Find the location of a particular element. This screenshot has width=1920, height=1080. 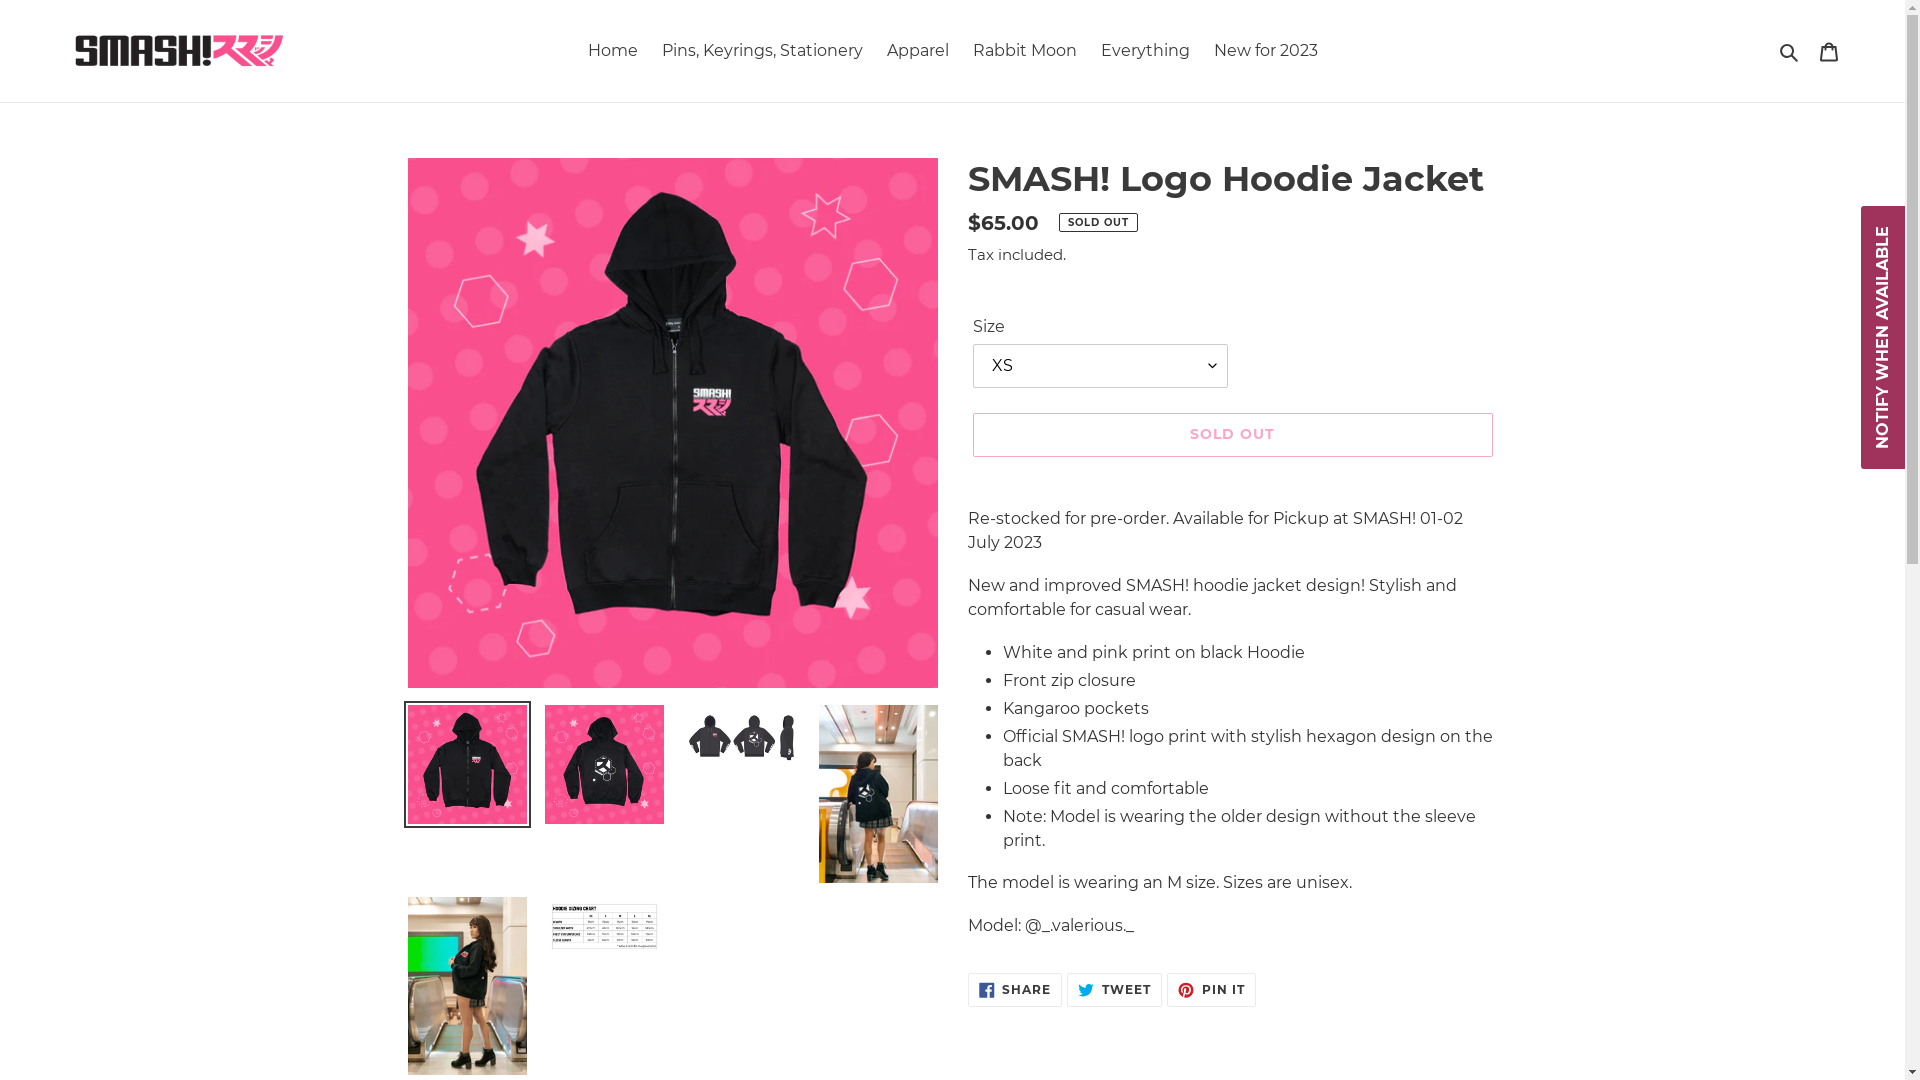

'Search' is located at coordinates (1790, 49).